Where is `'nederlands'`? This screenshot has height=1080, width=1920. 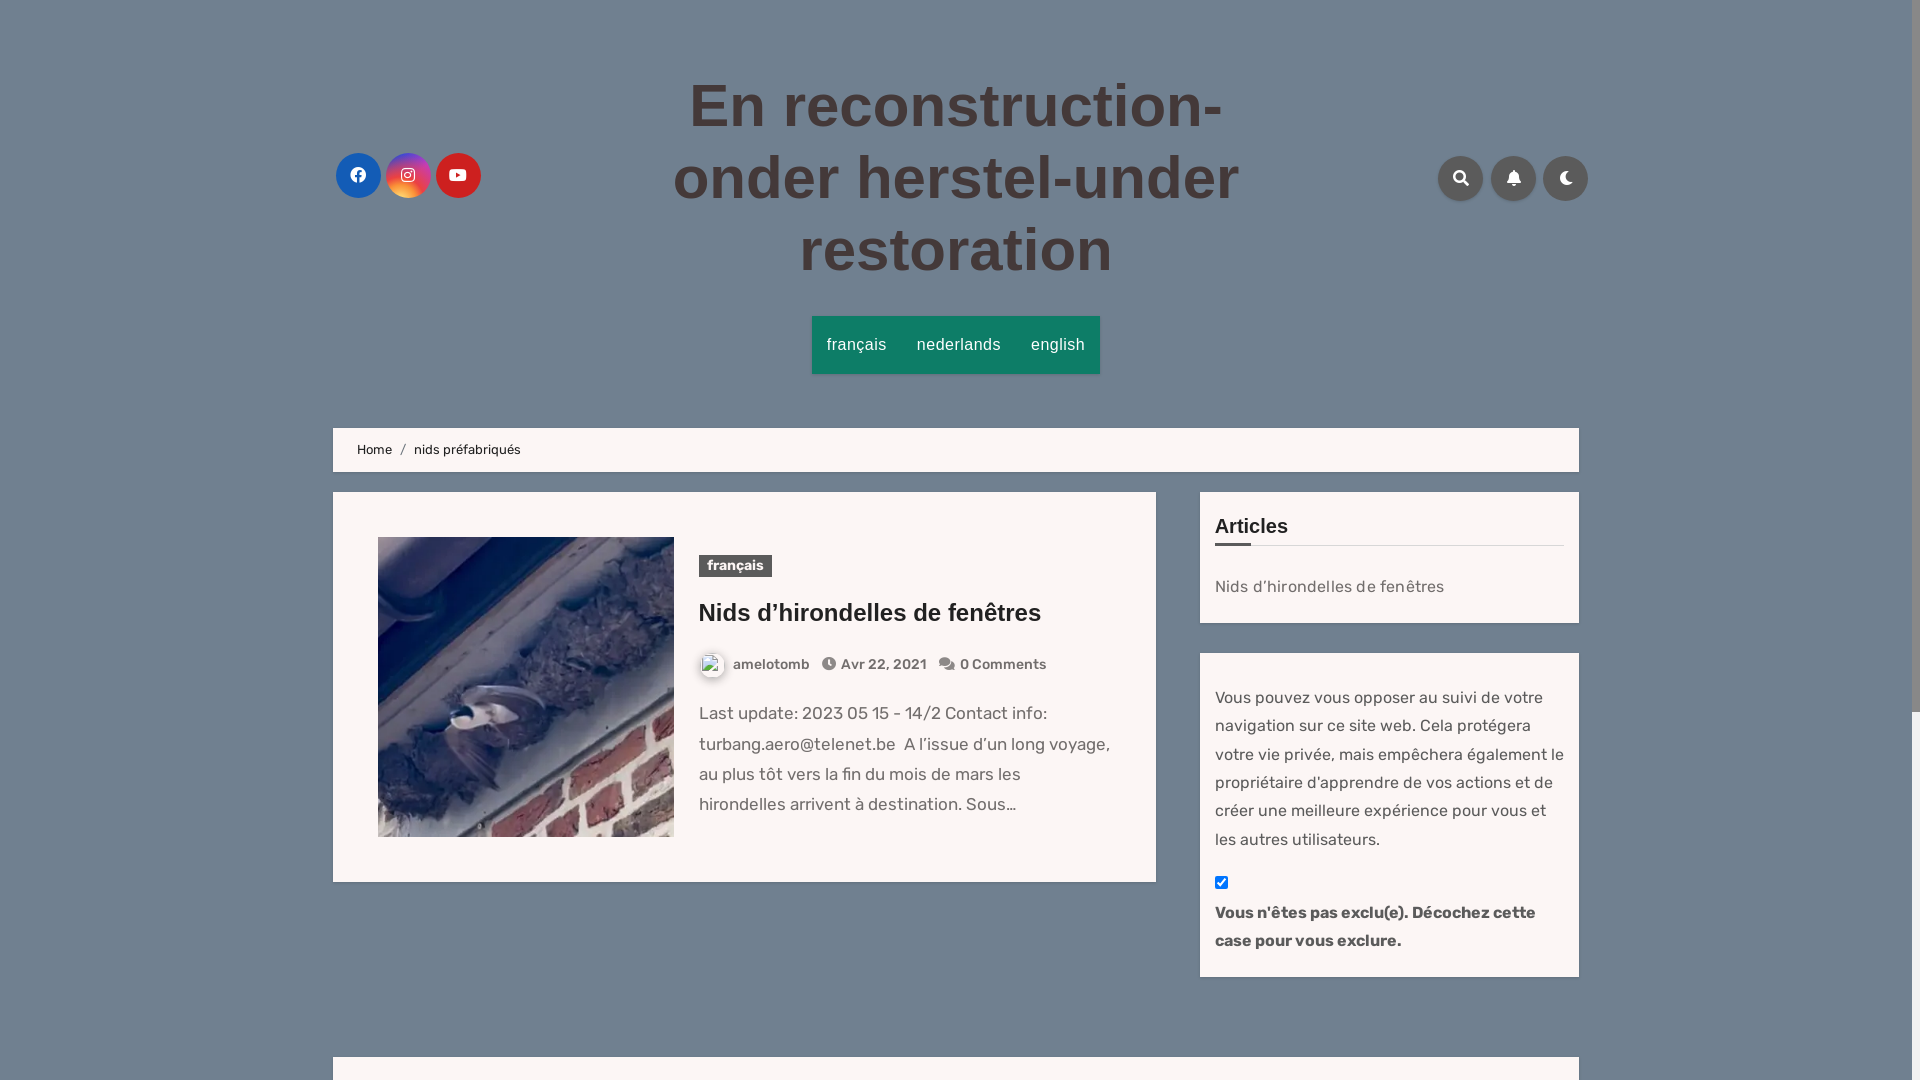 'nederlands' is located at coordinates (958, 343).